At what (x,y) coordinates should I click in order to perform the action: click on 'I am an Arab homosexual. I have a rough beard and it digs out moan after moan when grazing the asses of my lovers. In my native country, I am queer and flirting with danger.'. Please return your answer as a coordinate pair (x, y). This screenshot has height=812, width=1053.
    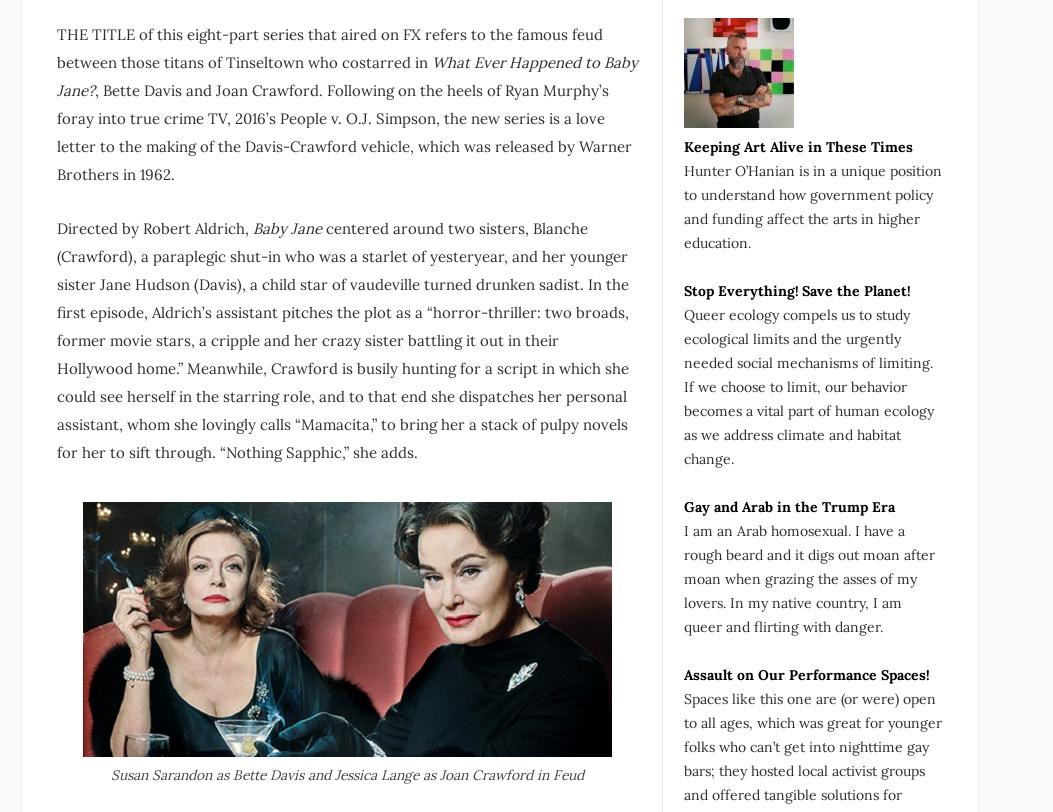
    Looking at the image, I should click on (808, 577).